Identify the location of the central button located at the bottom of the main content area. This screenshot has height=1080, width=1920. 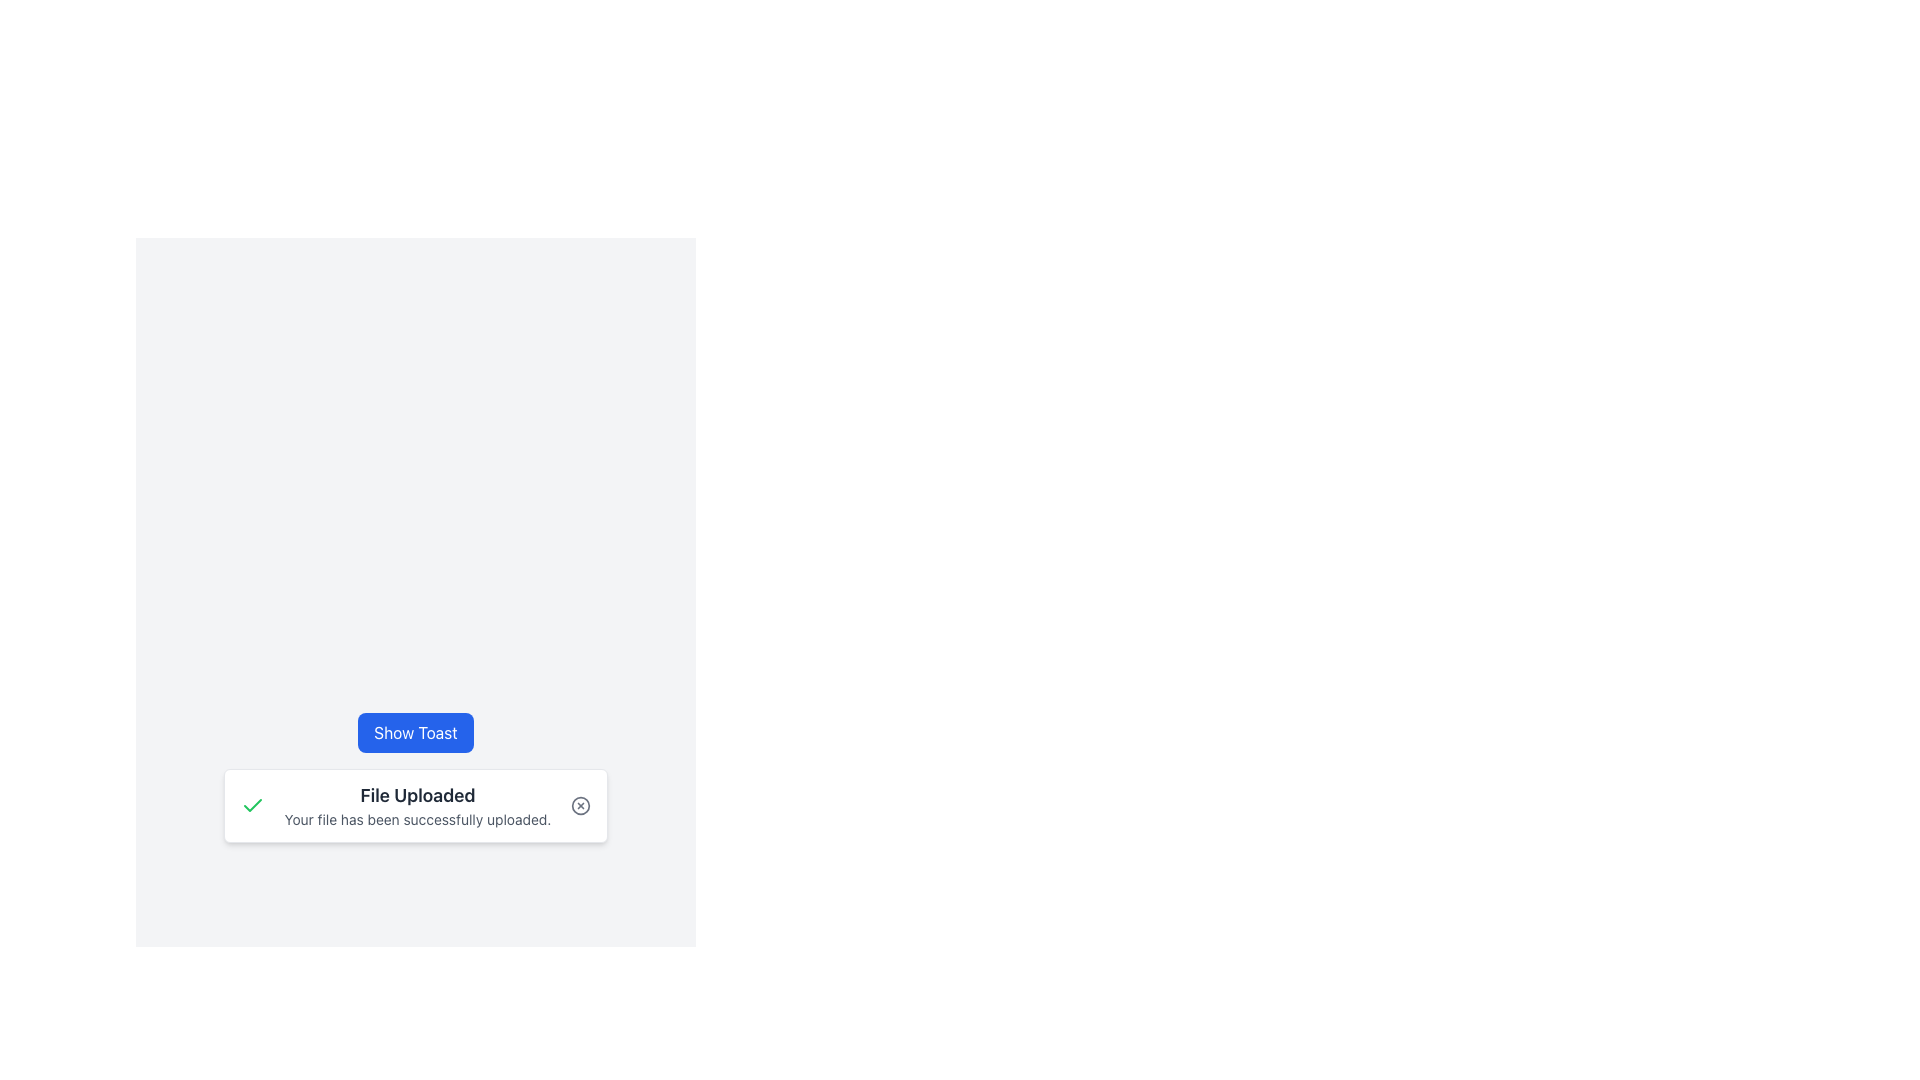
(415, 732).